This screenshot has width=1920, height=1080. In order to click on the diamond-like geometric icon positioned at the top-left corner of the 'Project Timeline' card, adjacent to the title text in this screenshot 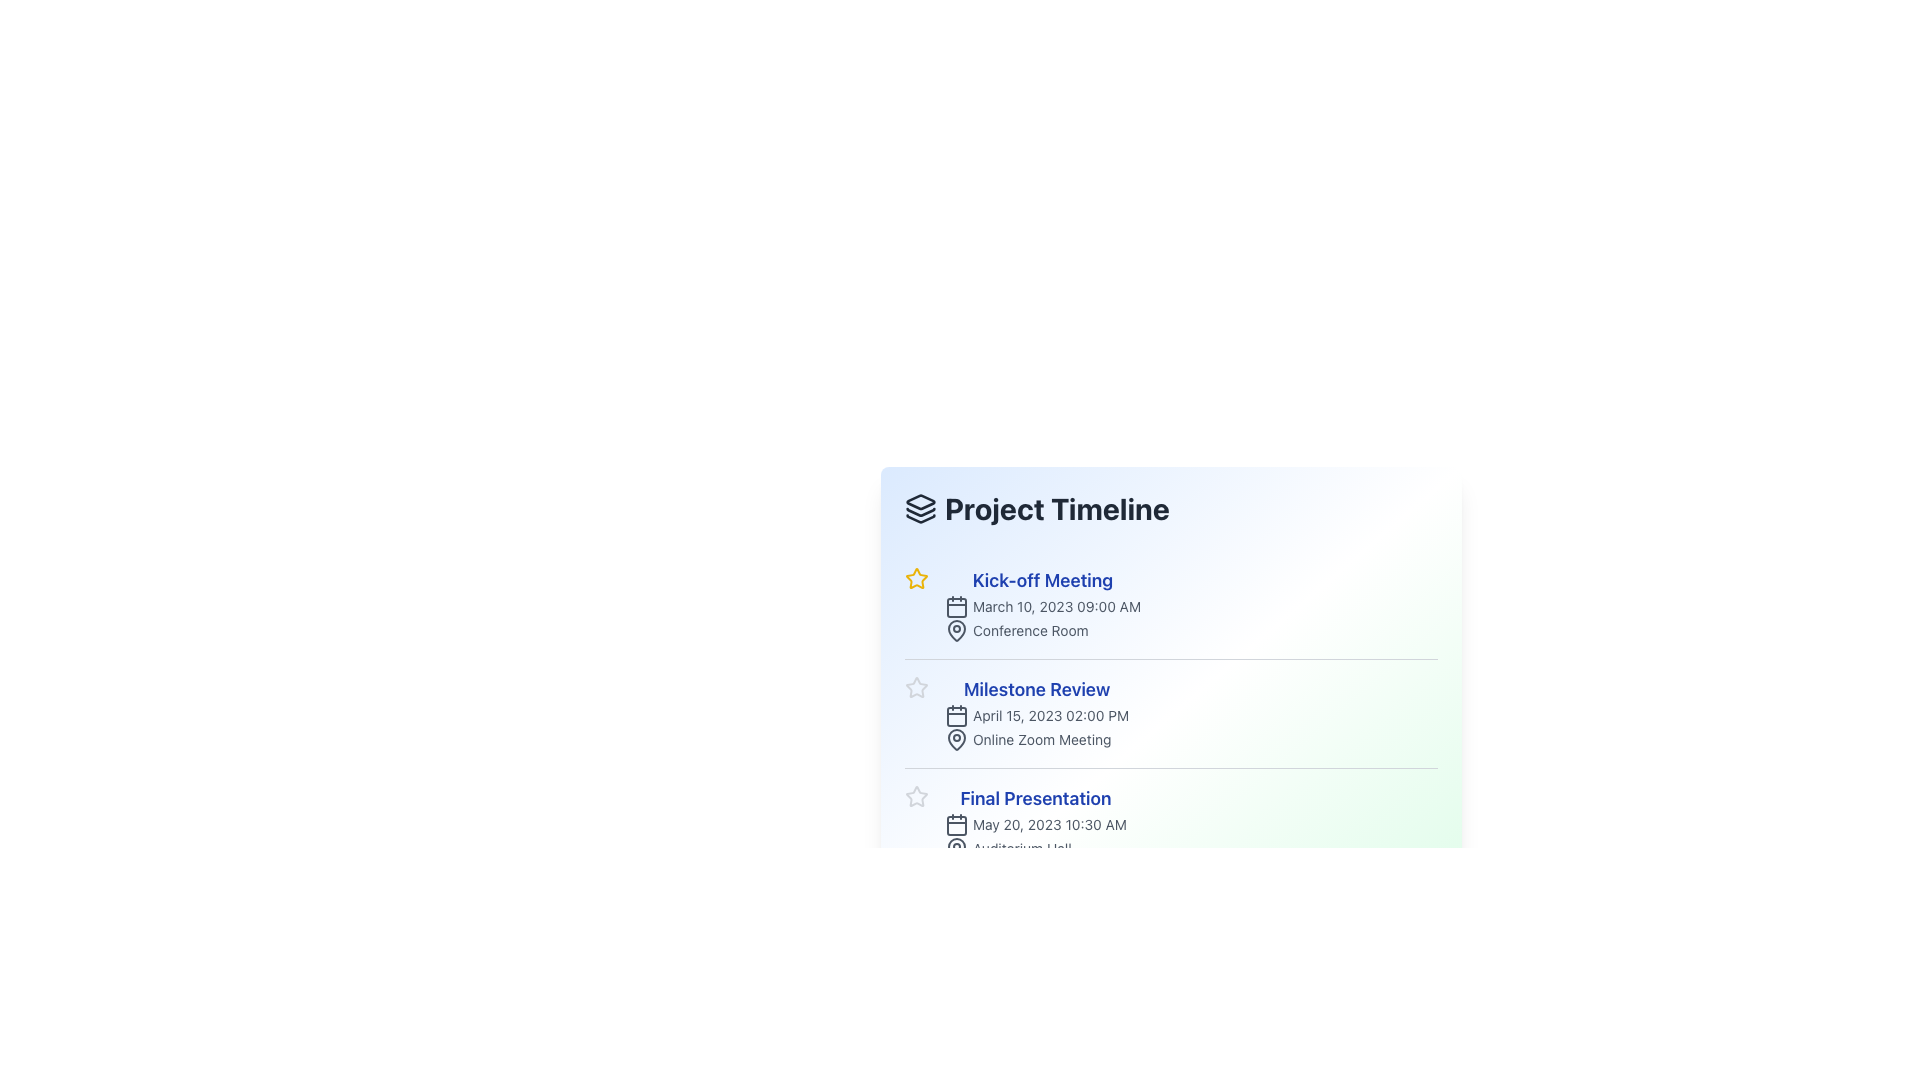, I will do `click(920, 501)`.